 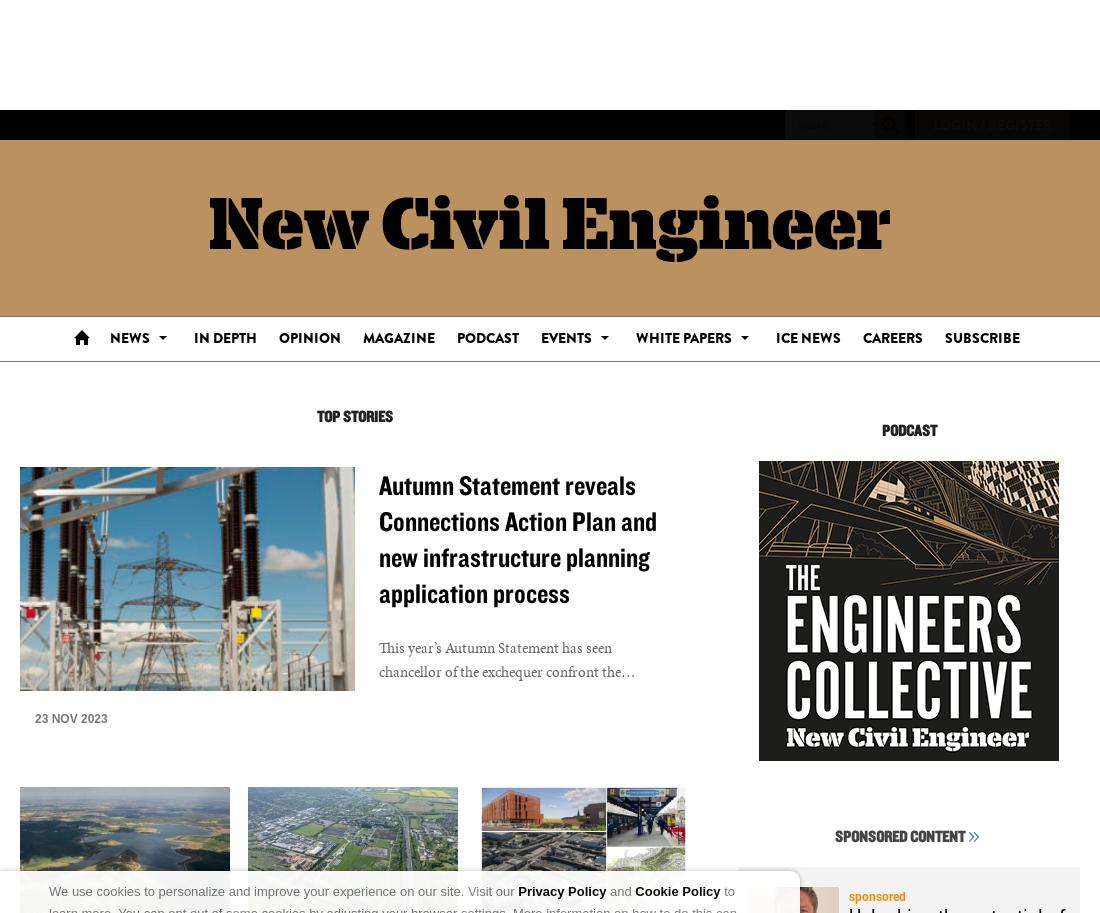 What do you see at coordinates (130, 337) in the screenshot?
I see `'News'` at bounding box center [130, 337].